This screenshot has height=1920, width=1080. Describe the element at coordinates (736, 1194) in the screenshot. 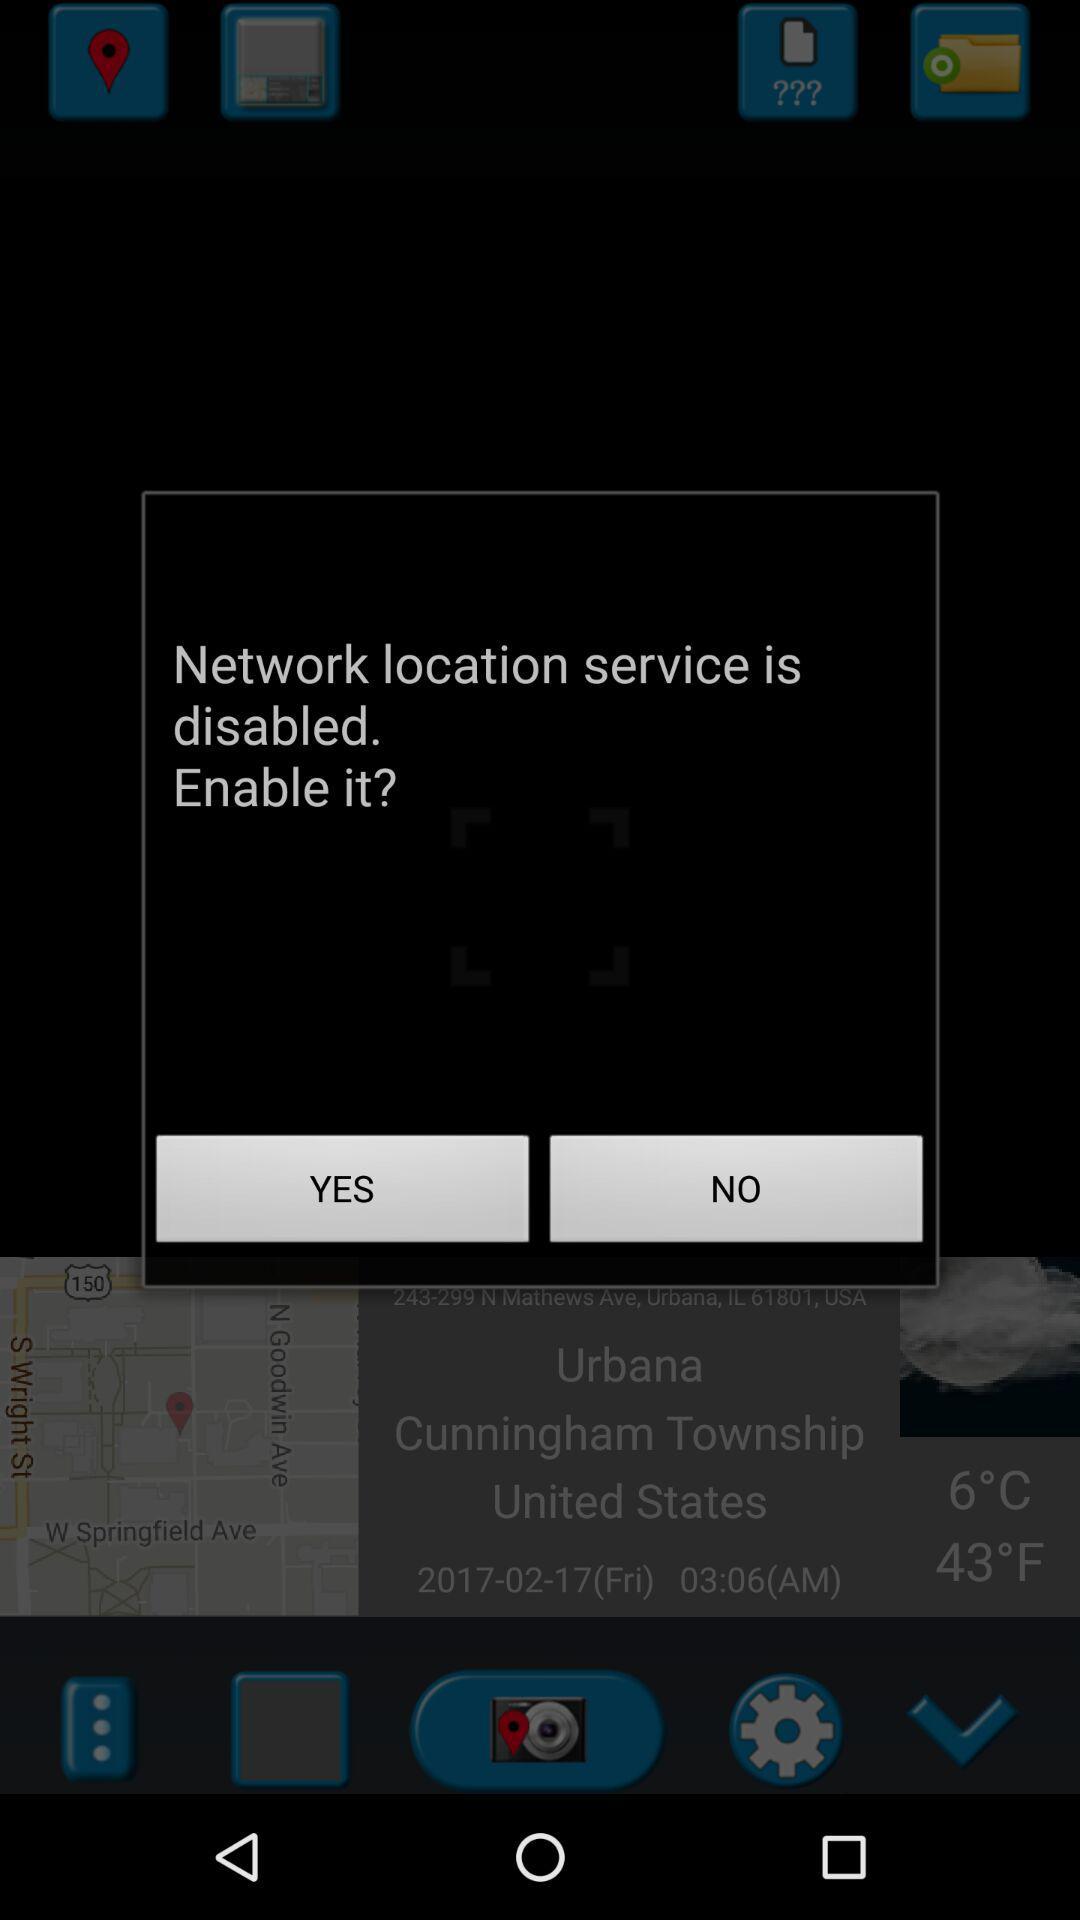

I see `app below the network location service` at that location.